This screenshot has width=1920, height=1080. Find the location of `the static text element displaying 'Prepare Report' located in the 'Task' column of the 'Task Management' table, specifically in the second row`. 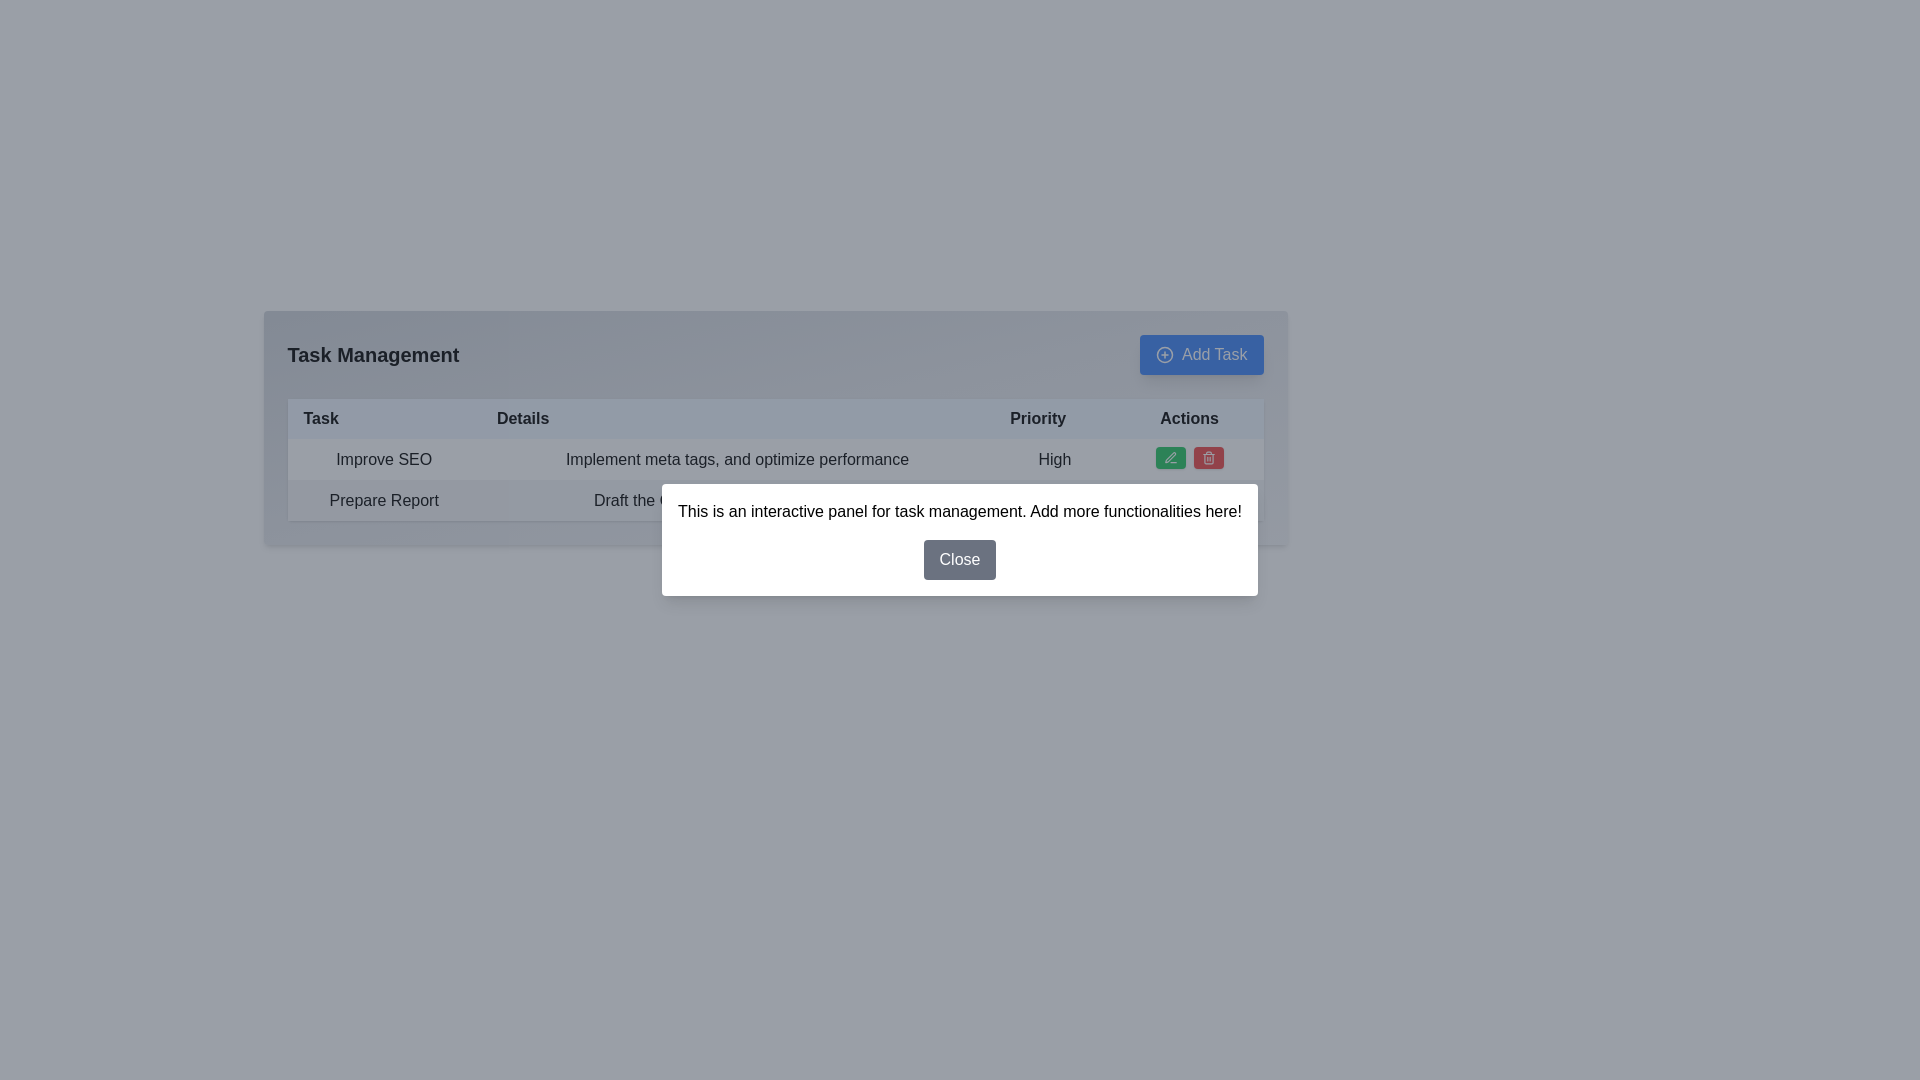

the static text element displaying 'Prepare Report' located in the 'Task' column of the 'Task Management' table, specifically in the second row is located at coordinates (384, 499).